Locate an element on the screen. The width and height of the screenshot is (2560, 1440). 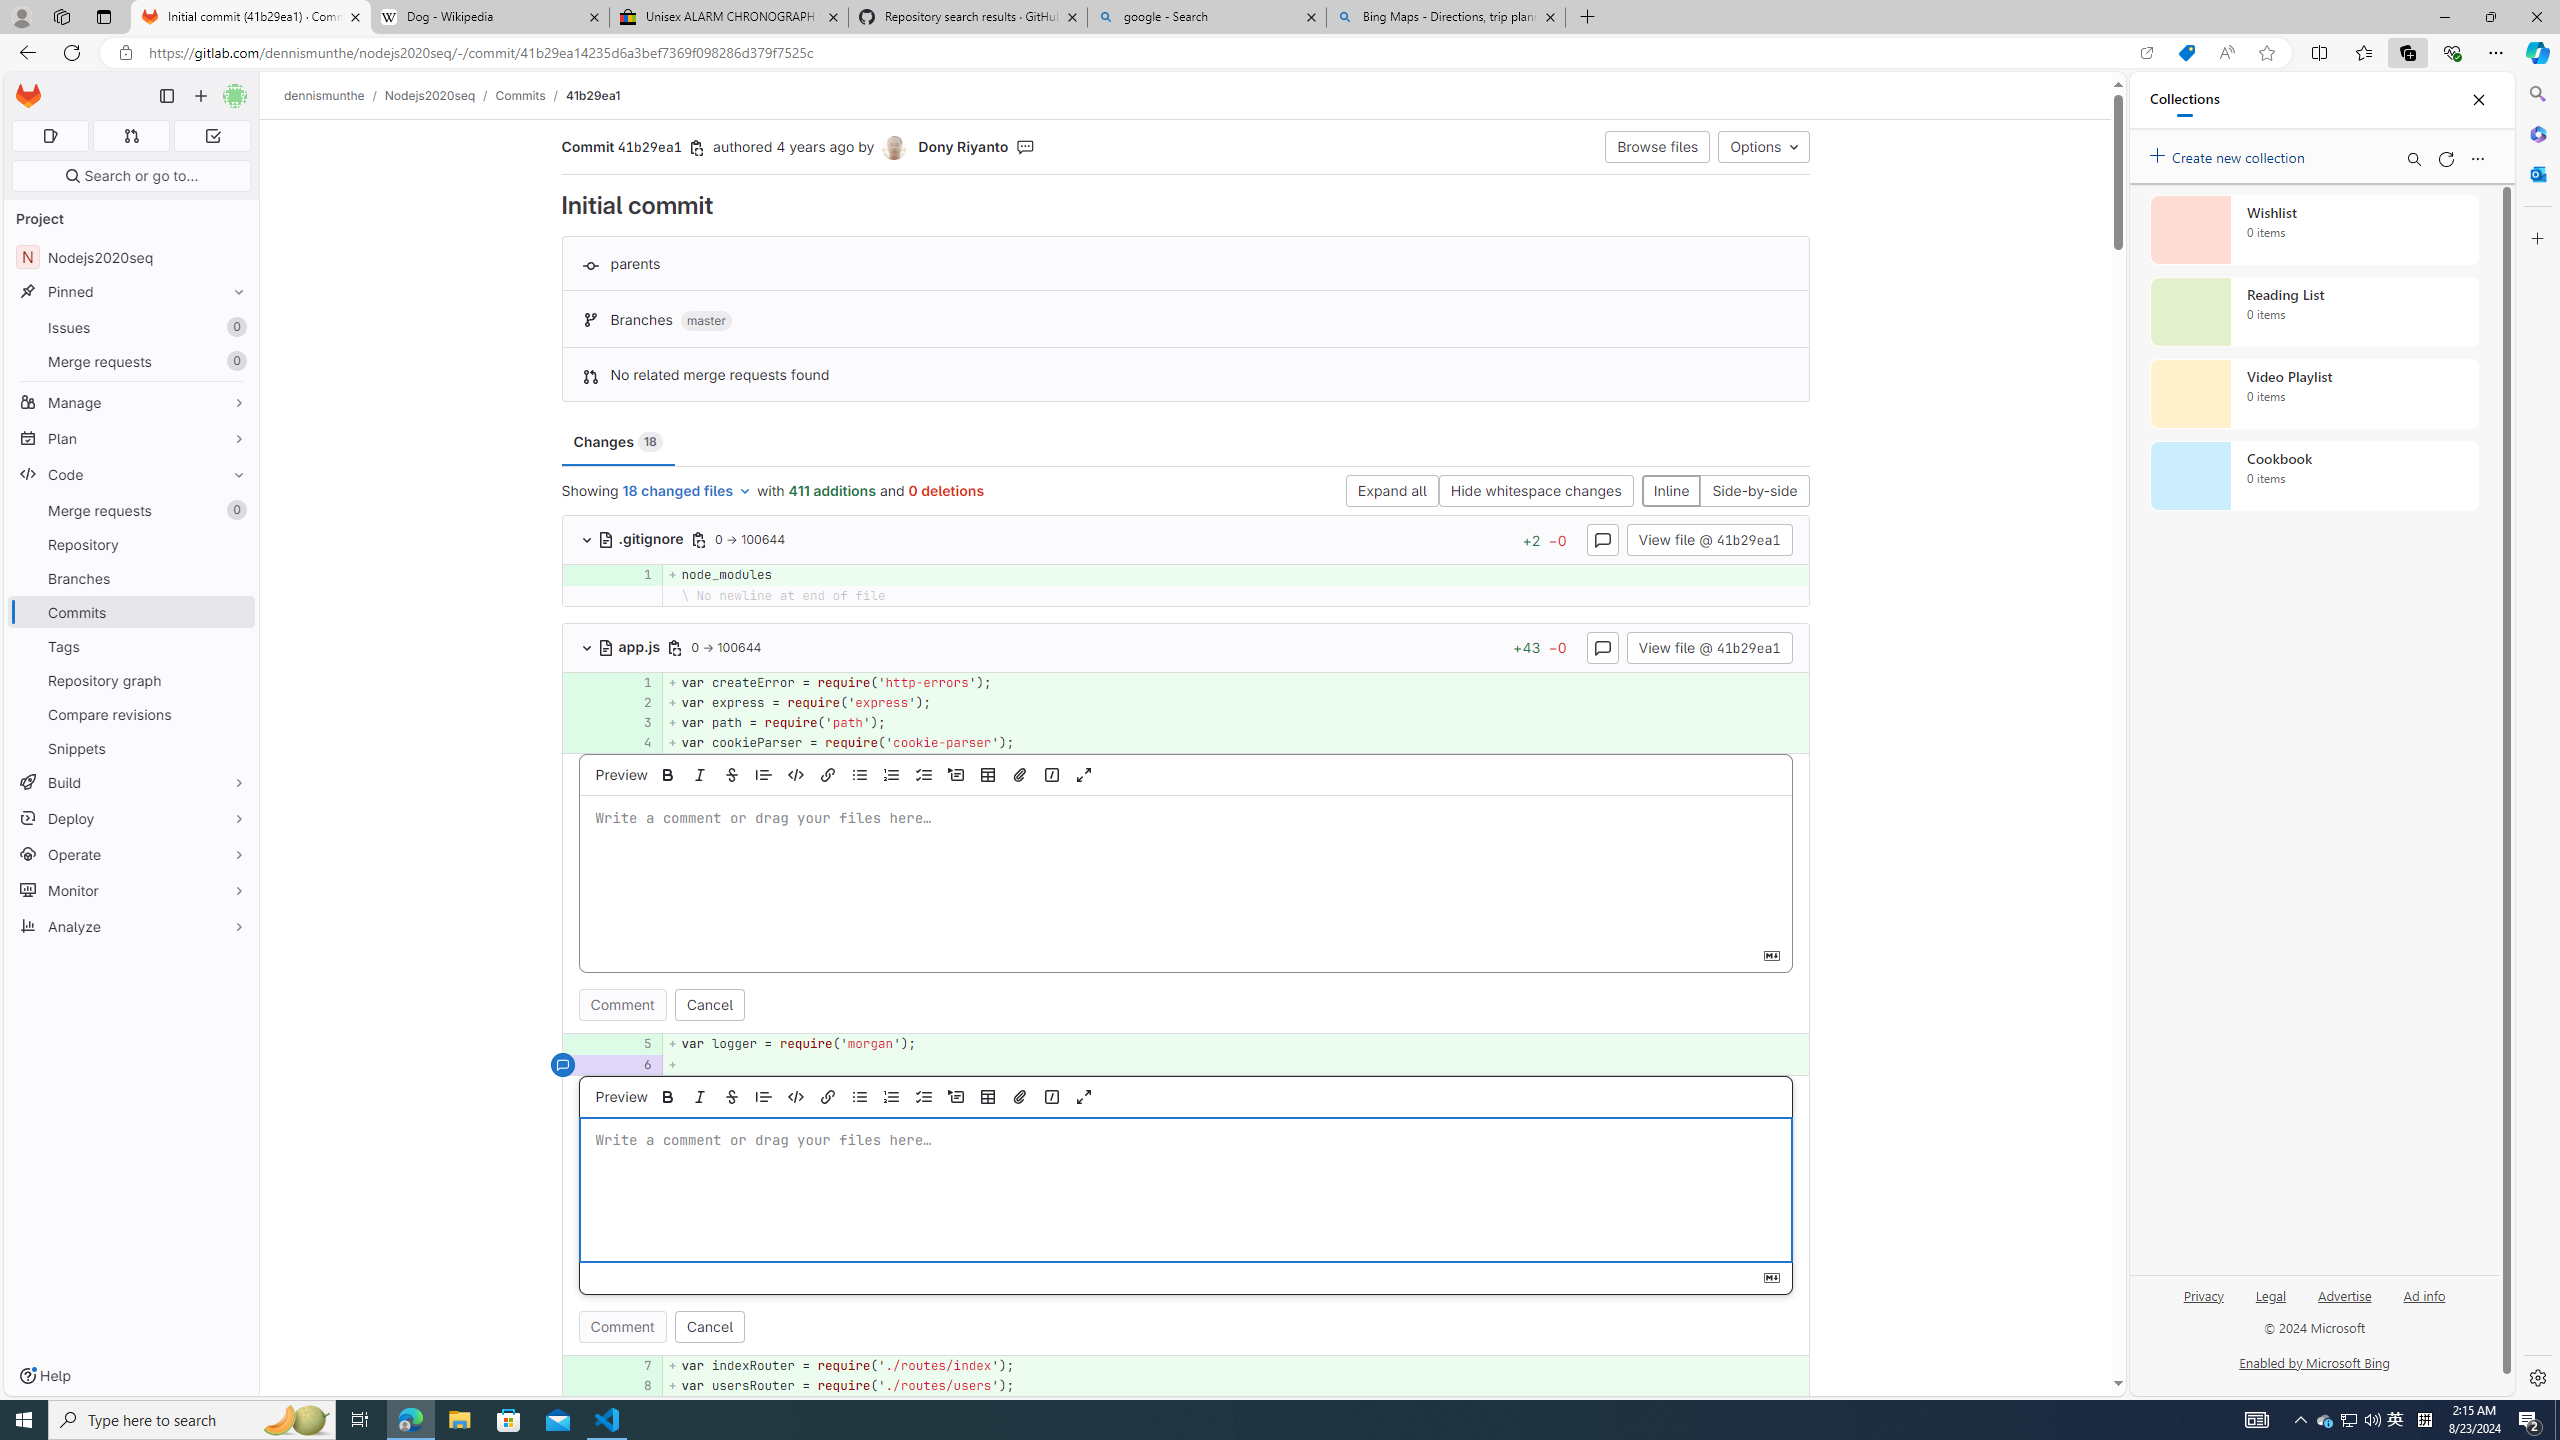
'Pin Tags' is located at coordinates (233, 646).